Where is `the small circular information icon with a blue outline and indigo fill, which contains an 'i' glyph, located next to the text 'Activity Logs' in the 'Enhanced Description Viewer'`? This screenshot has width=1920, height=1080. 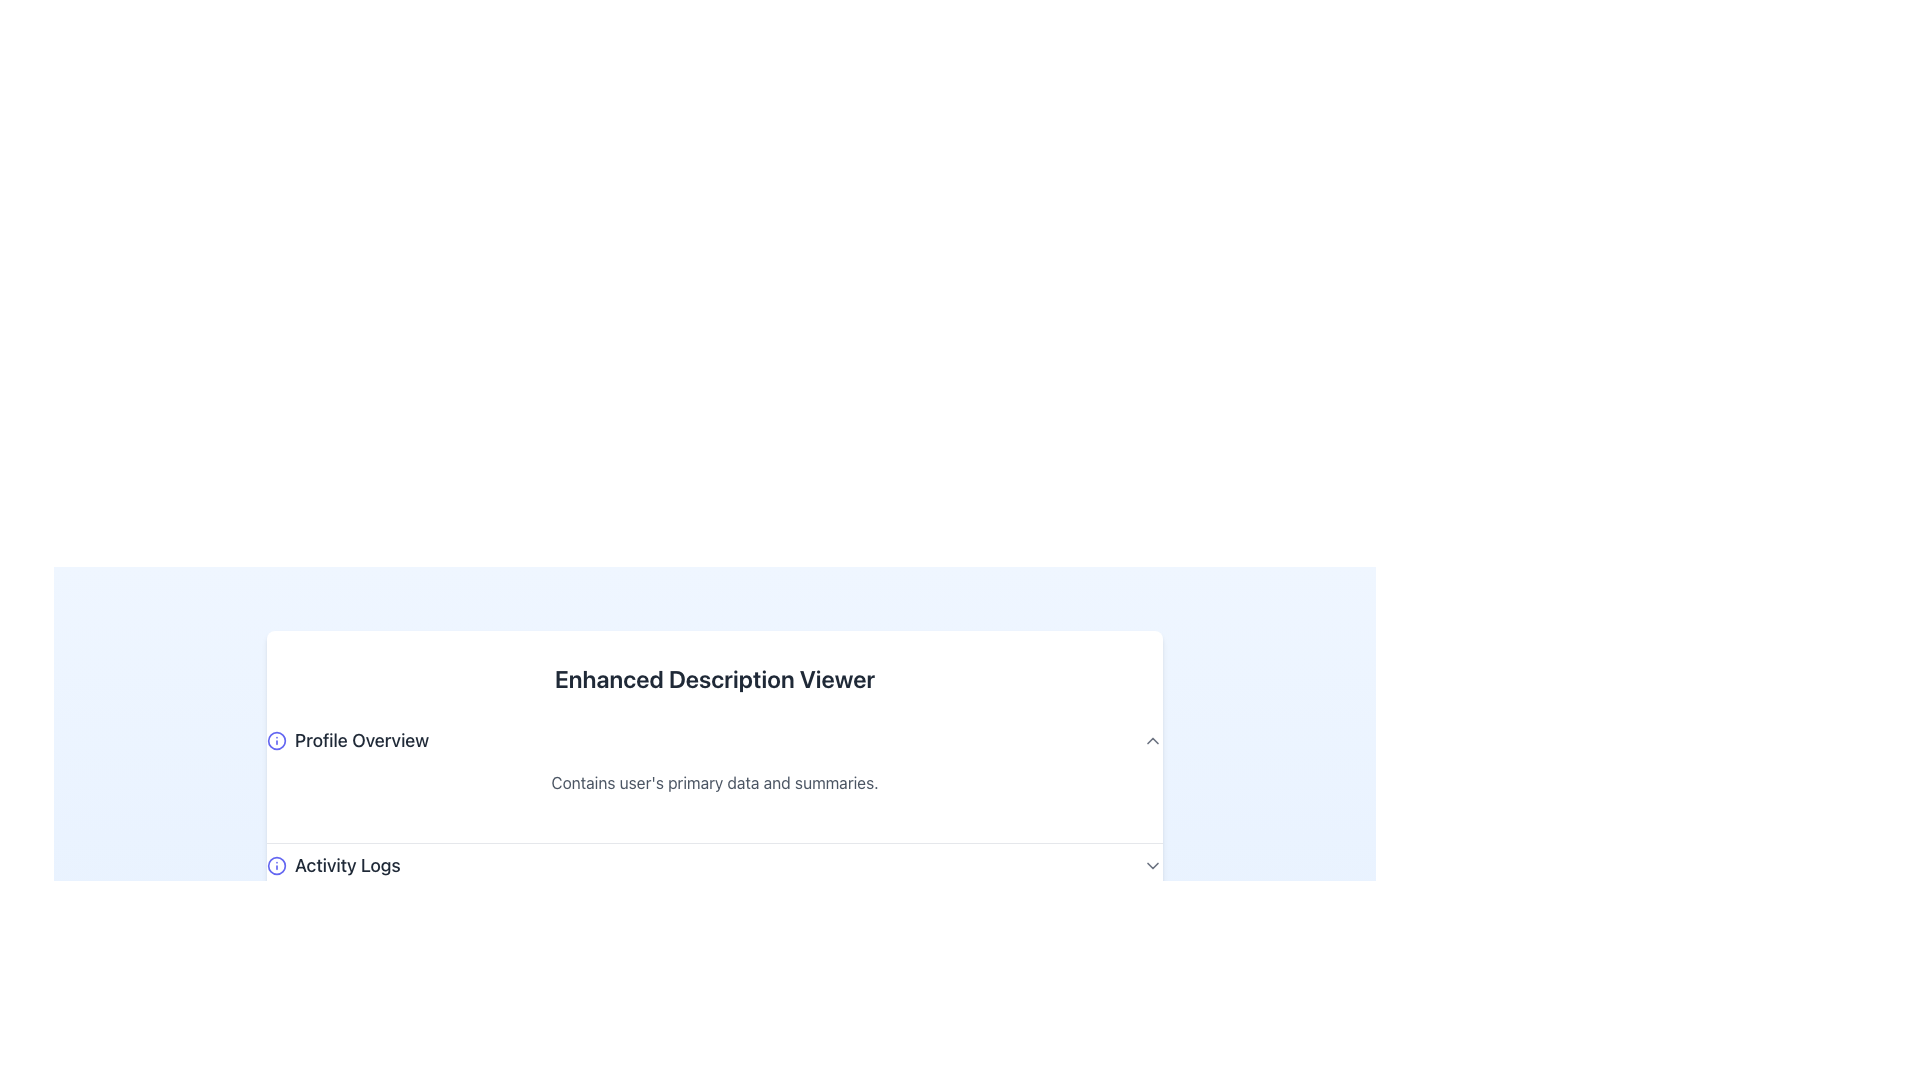 the small circular information icon with a blue outline and indigo fill, which contains an 'i' glyph, located next to the text 'Activity Logs' in the 'Enhanced Description Viewer' is located at coordinates (276, 865).